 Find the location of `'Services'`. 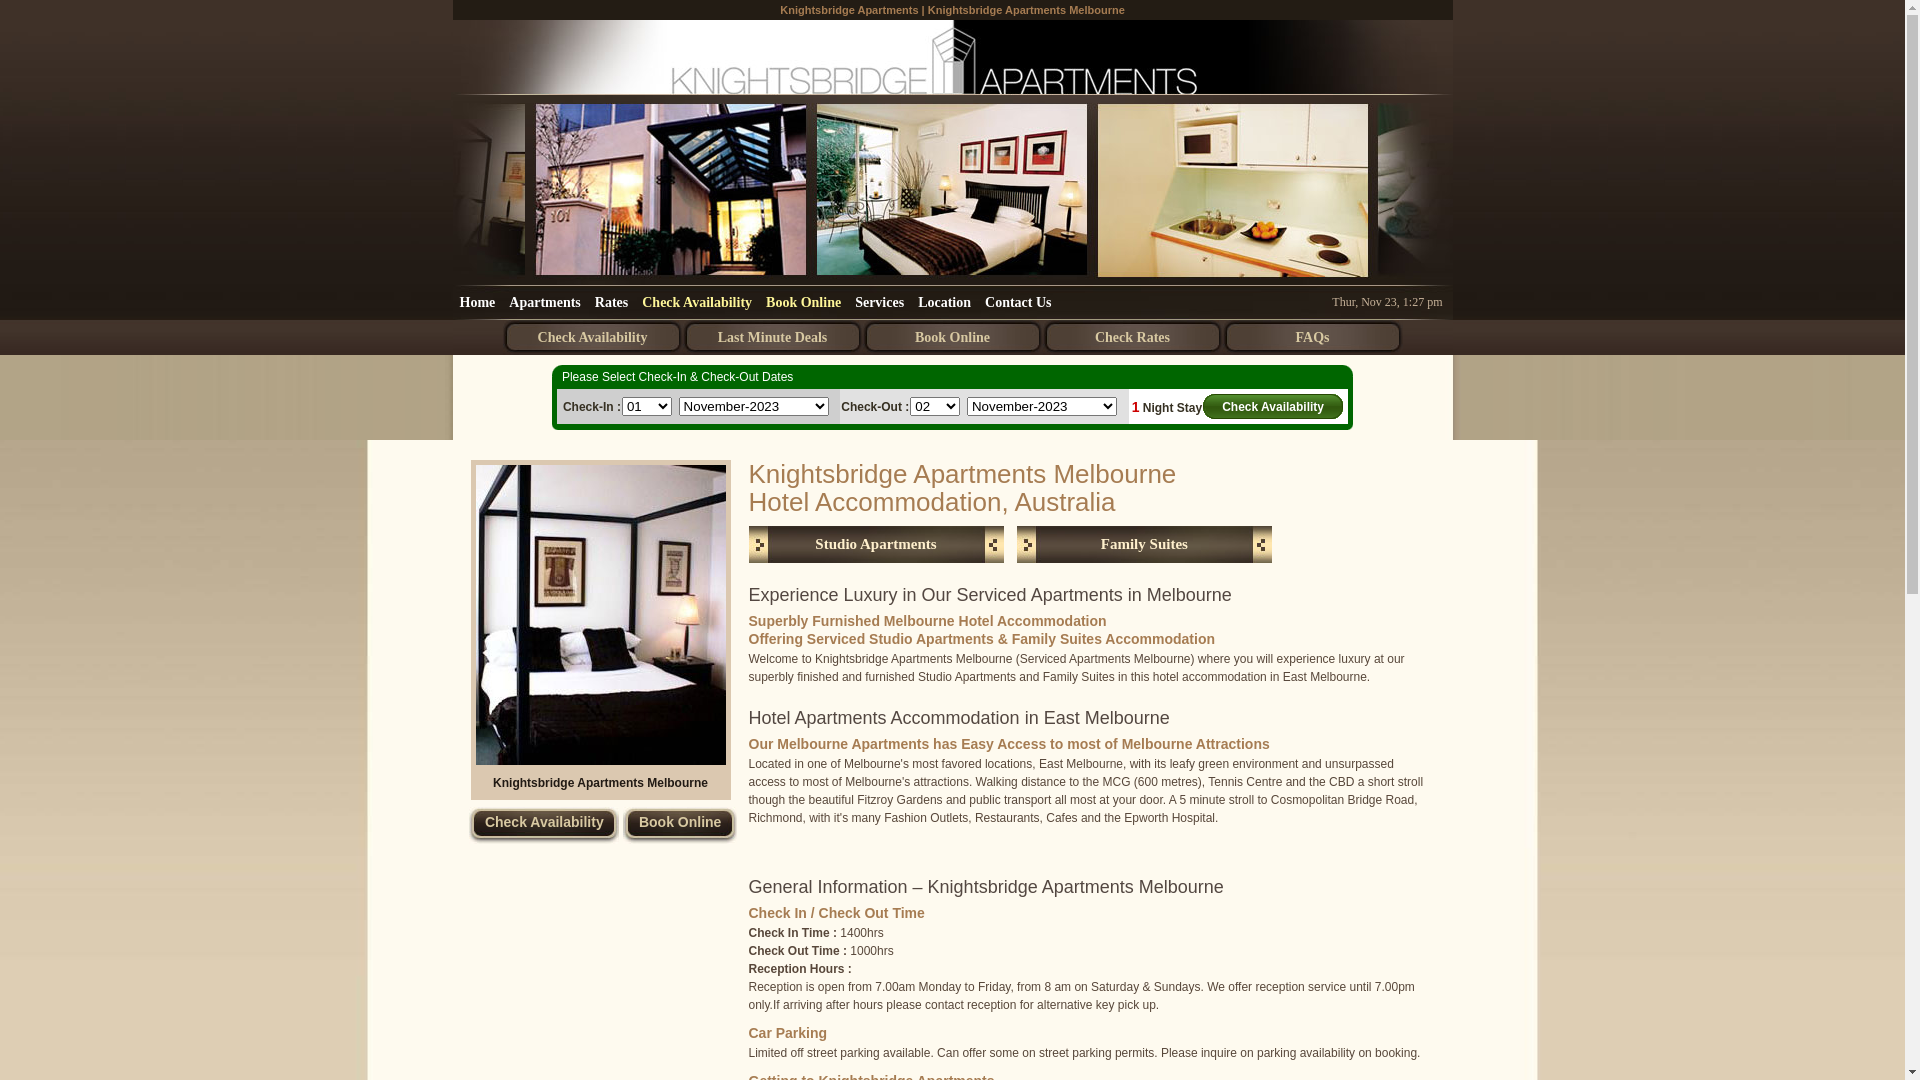

'Services' is located at coordinates (879, 302).